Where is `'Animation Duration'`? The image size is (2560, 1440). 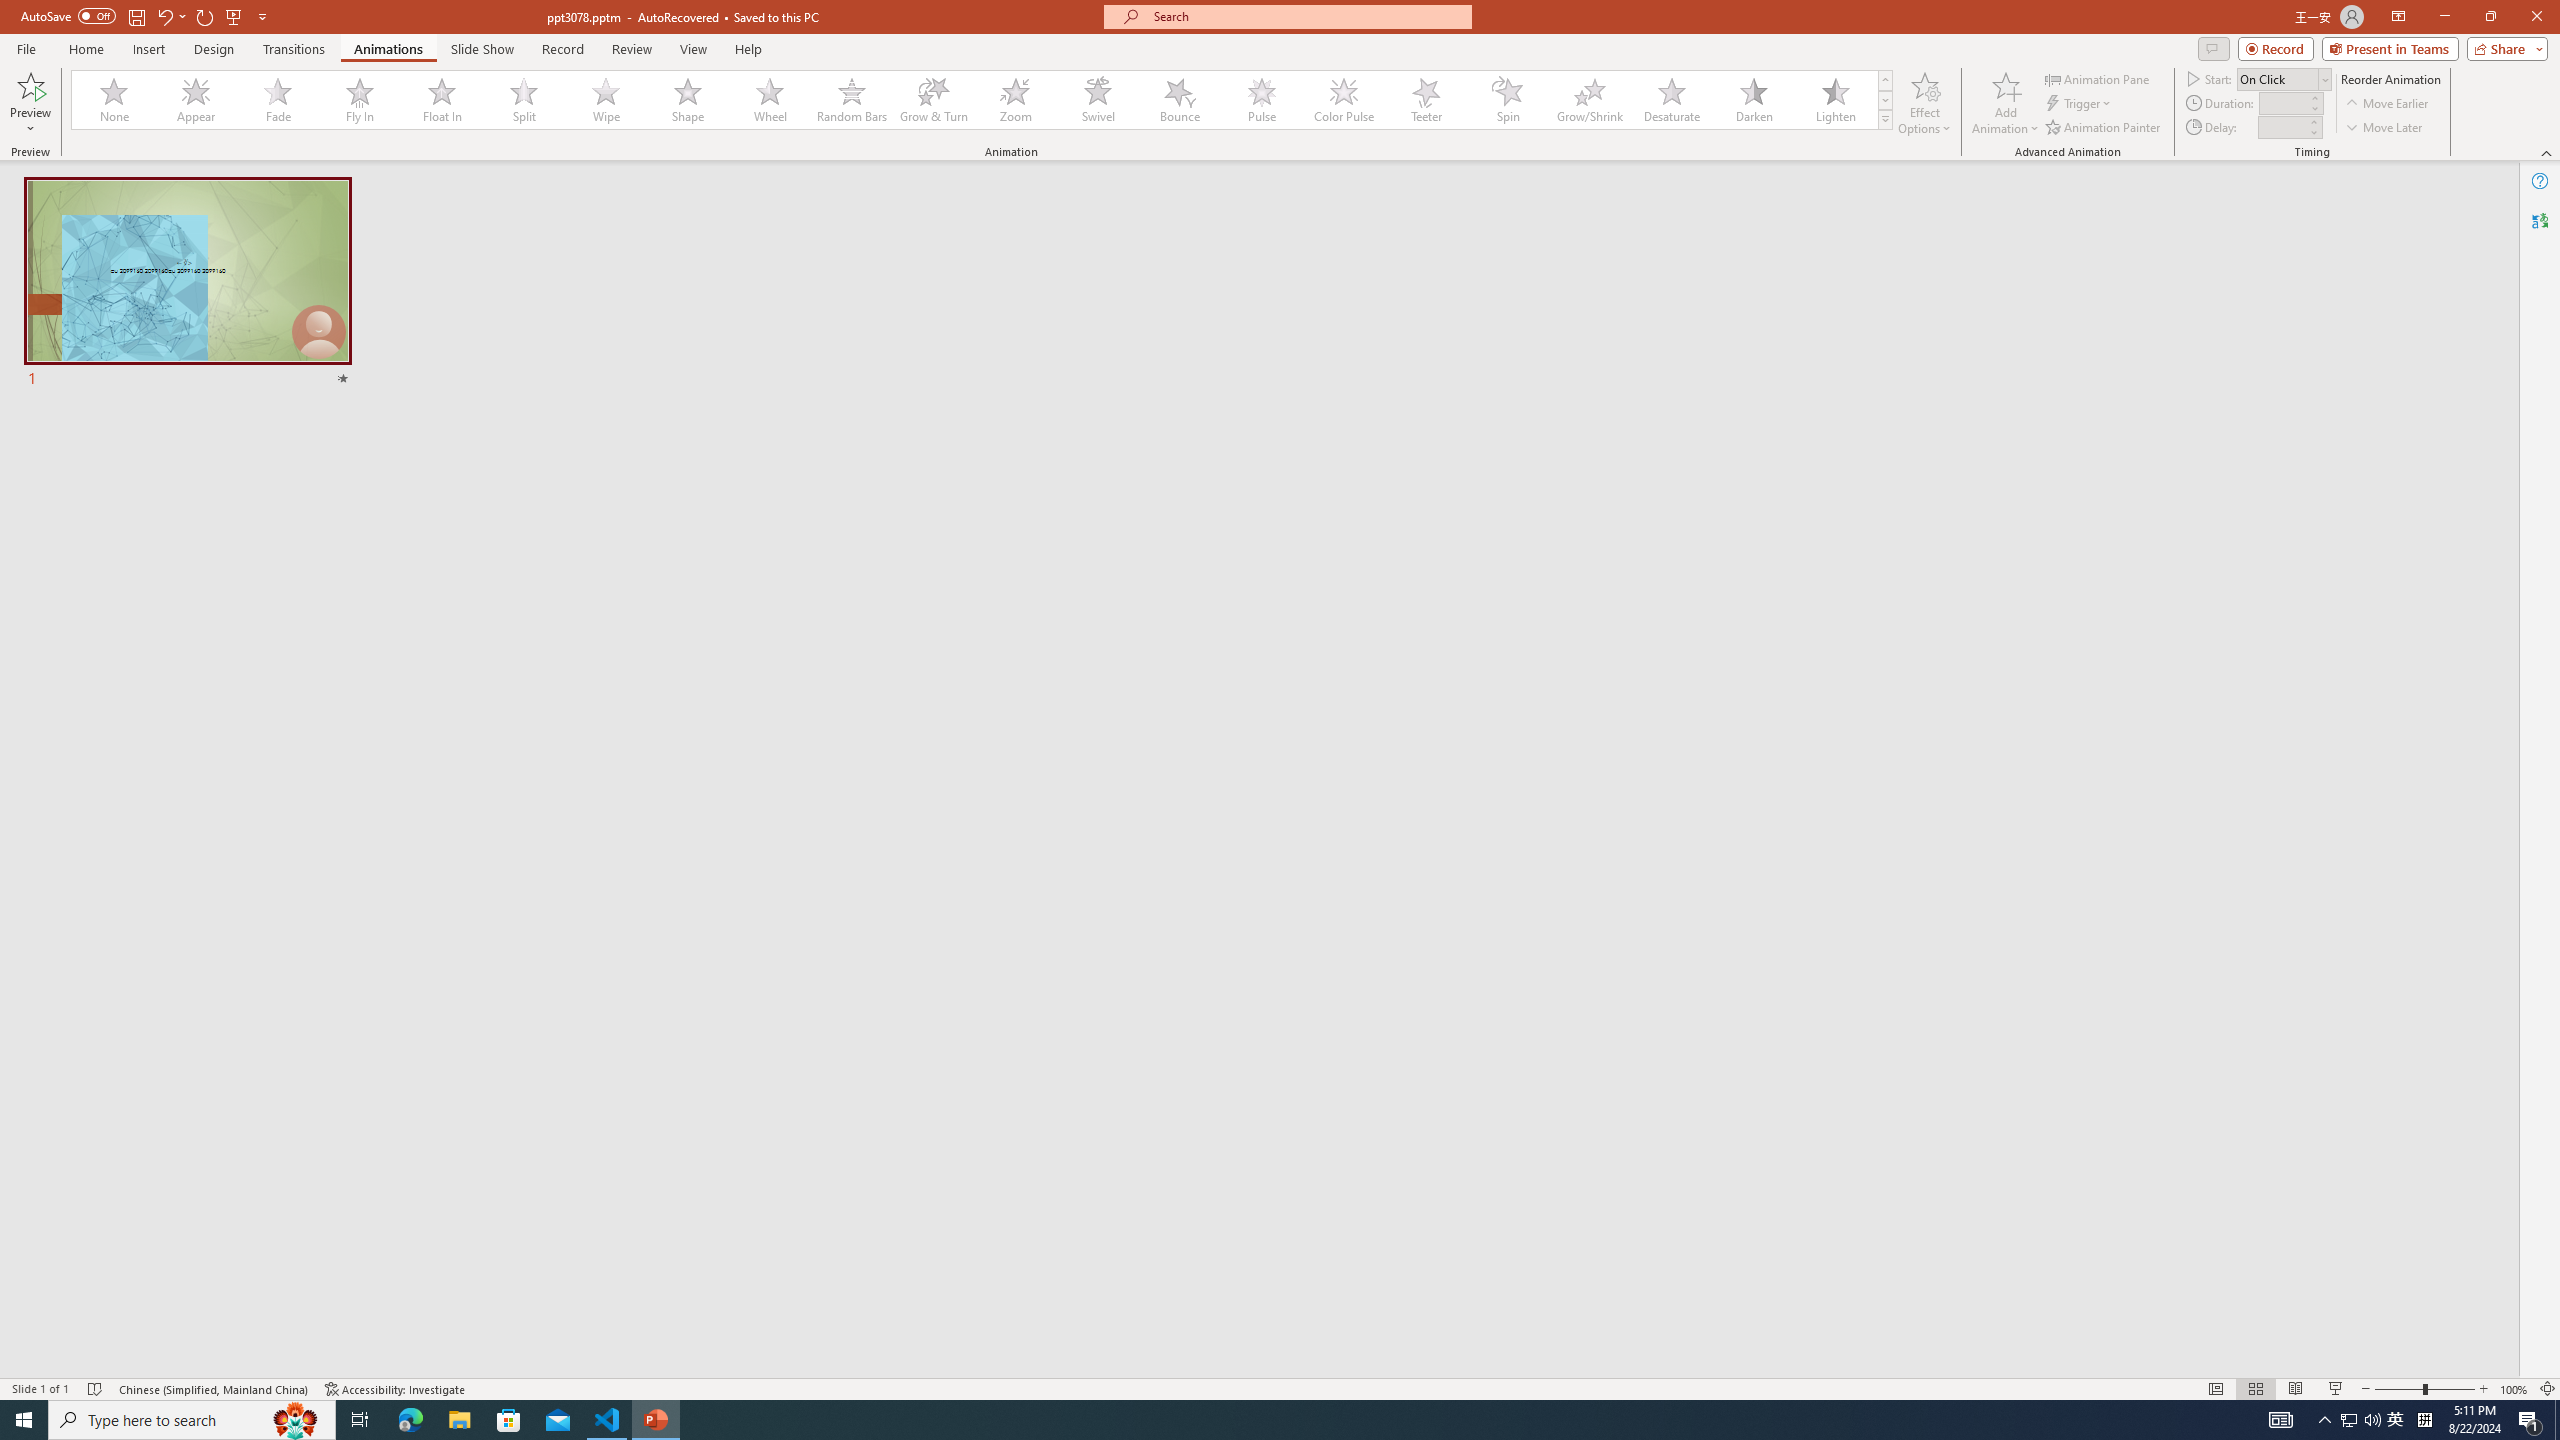
'Animation Duration' is located at coordinates (2282, 102).